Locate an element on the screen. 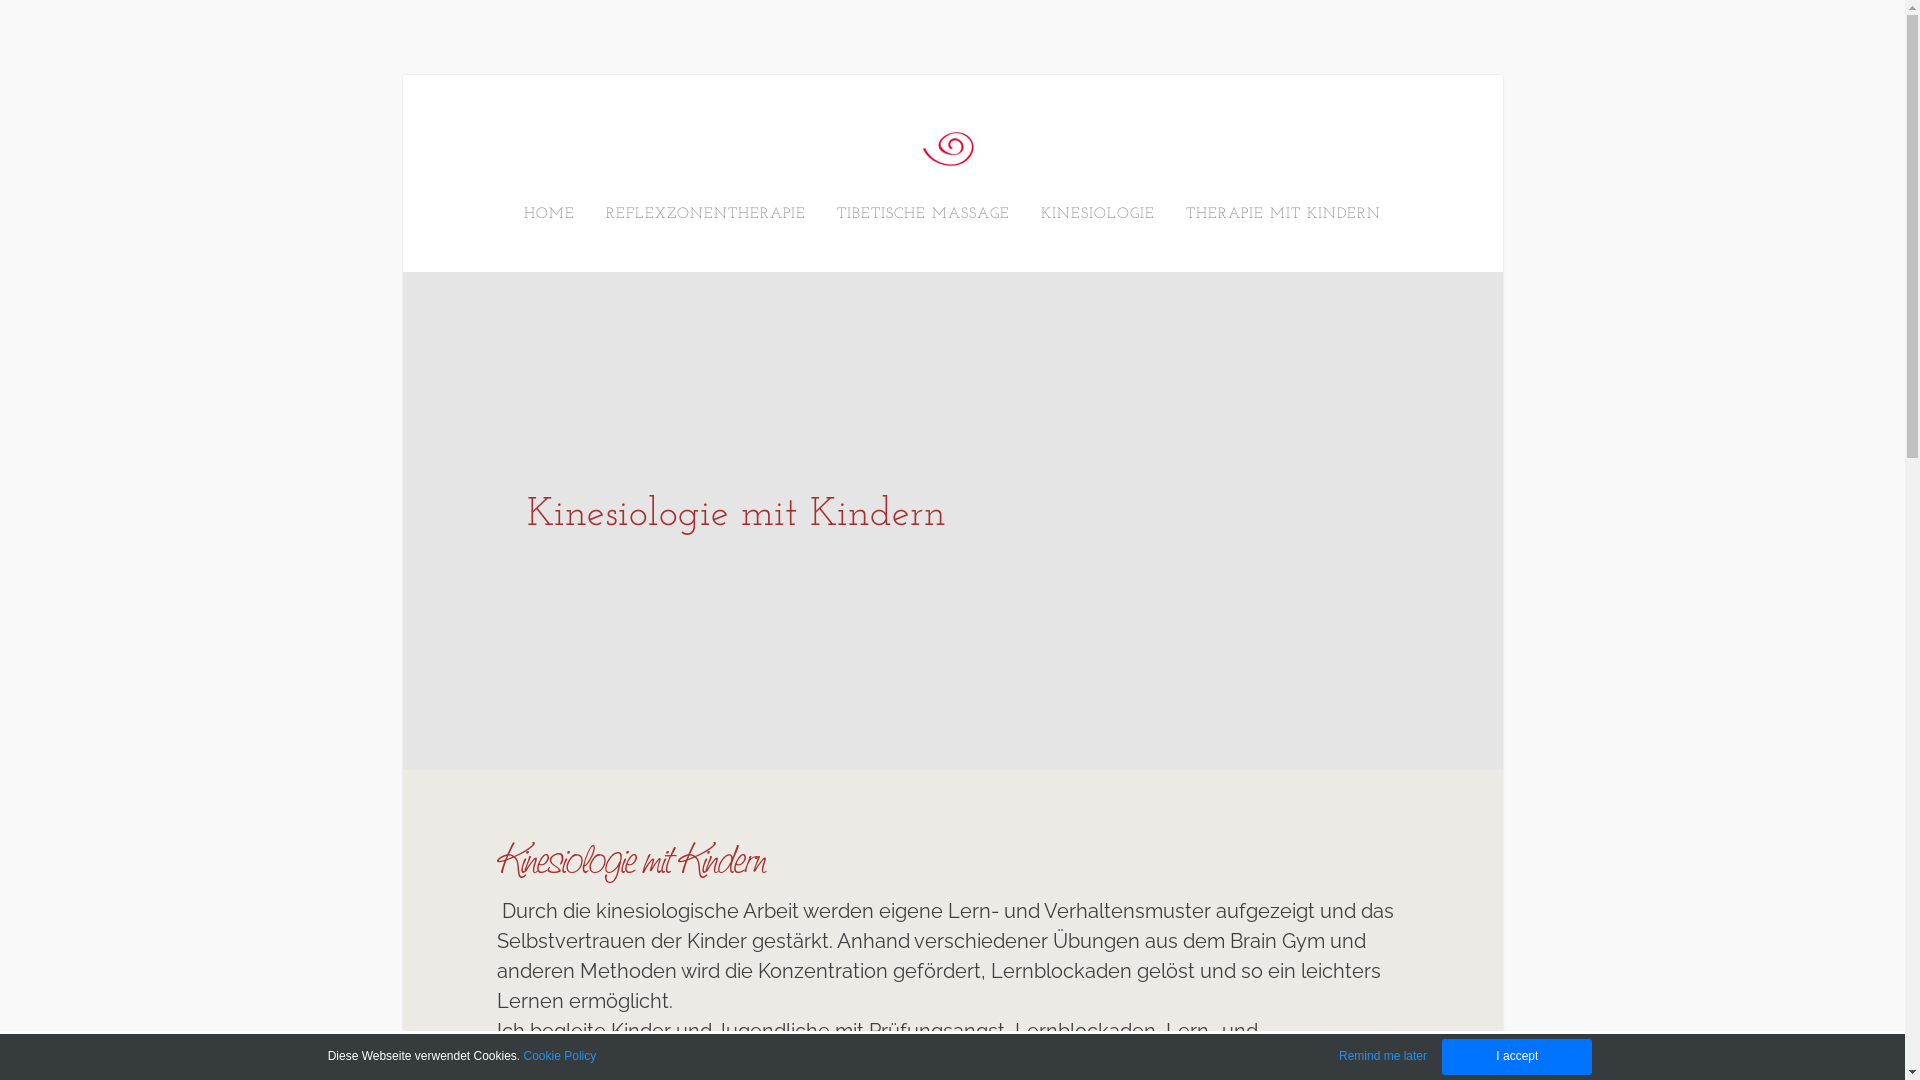 Image resolution: width=1920 pixels, height=1080 pixels. 'TIBETISCHE MASSAGE' is located at coordinates (922, 214).